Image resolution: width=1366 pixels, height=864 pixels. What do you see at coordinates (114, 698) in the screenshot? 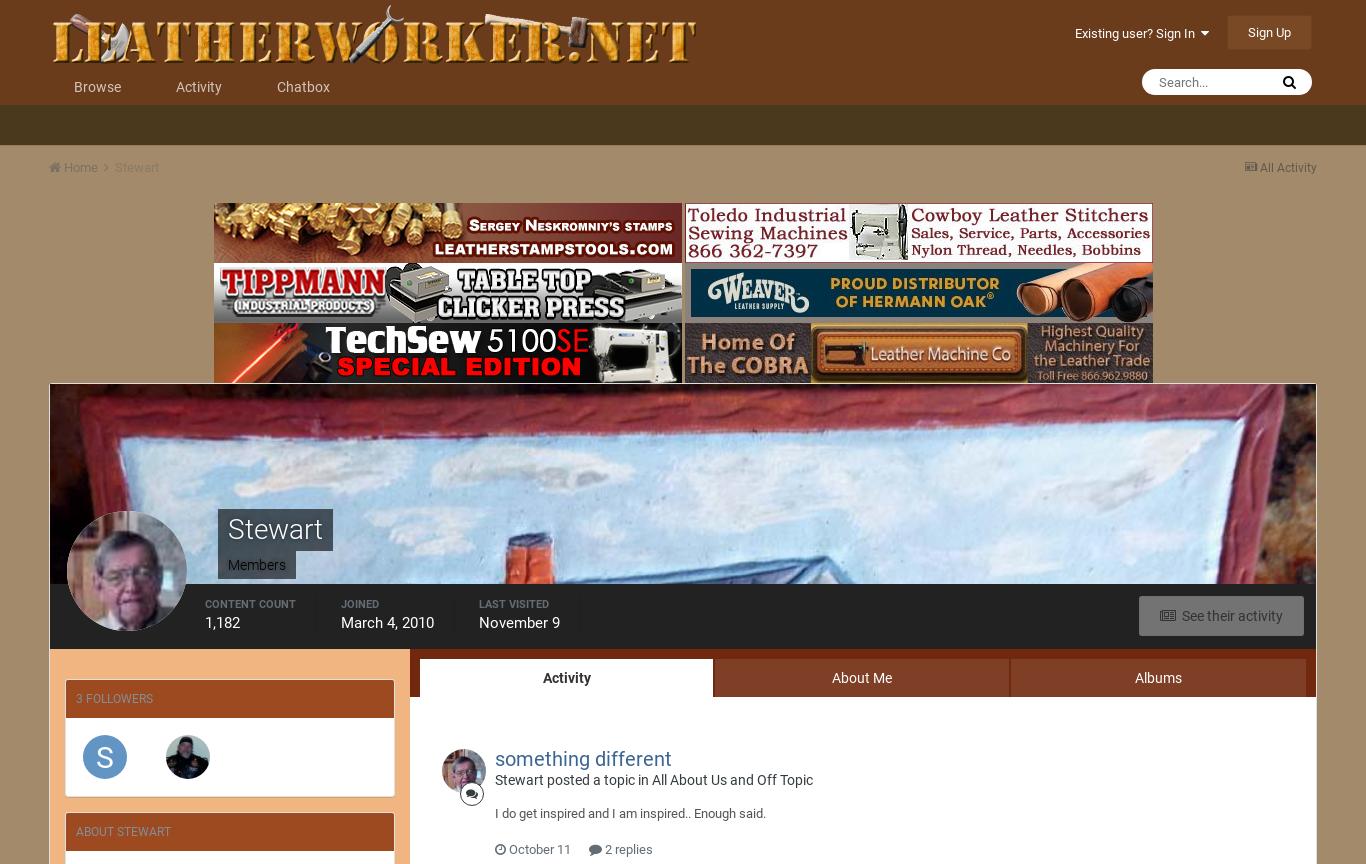
I see `'3 Followers'` at bounding box center [114, 698].